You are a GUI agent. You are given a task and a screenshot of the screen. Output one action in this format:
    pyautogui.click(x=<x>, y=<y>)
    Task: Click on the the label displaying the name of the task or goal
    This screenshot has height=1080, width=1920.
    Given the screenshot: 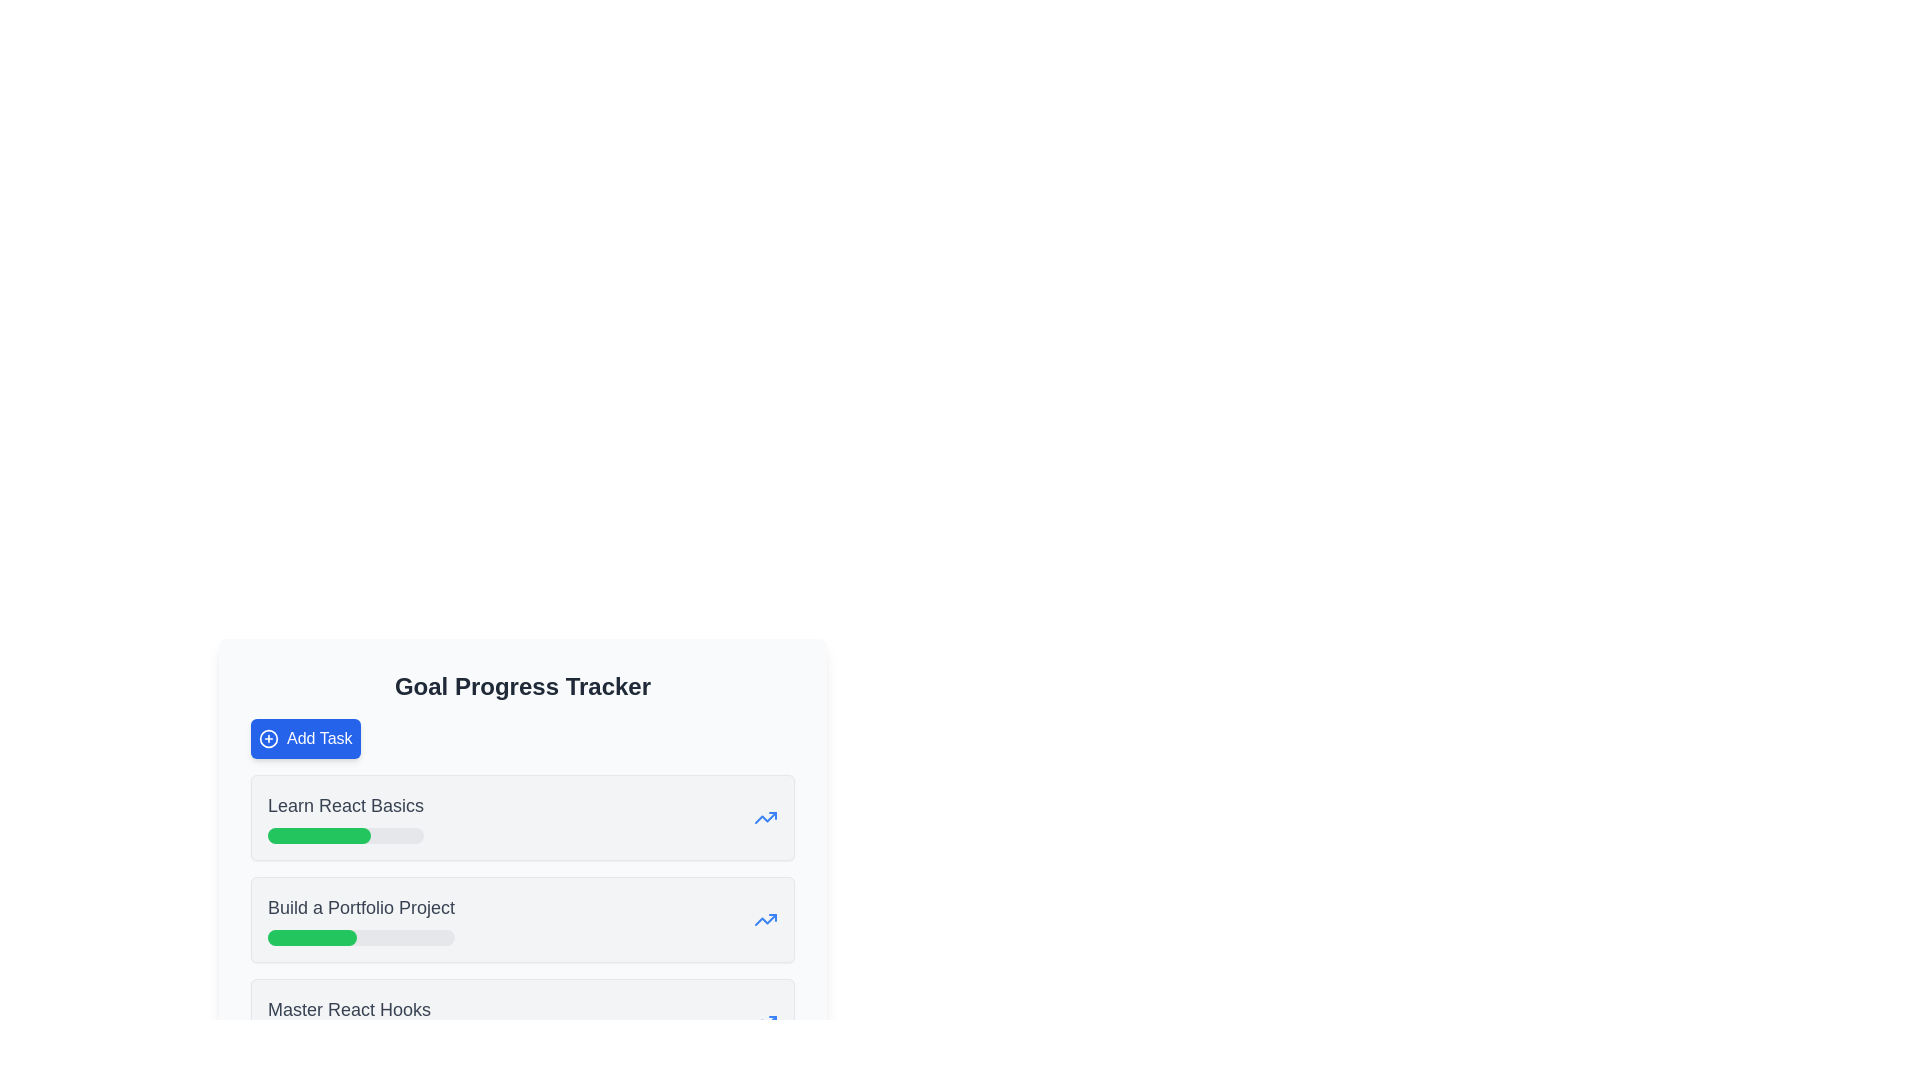 What is the action you would take?
    pyautogui.click(x=349, y=1010)
    